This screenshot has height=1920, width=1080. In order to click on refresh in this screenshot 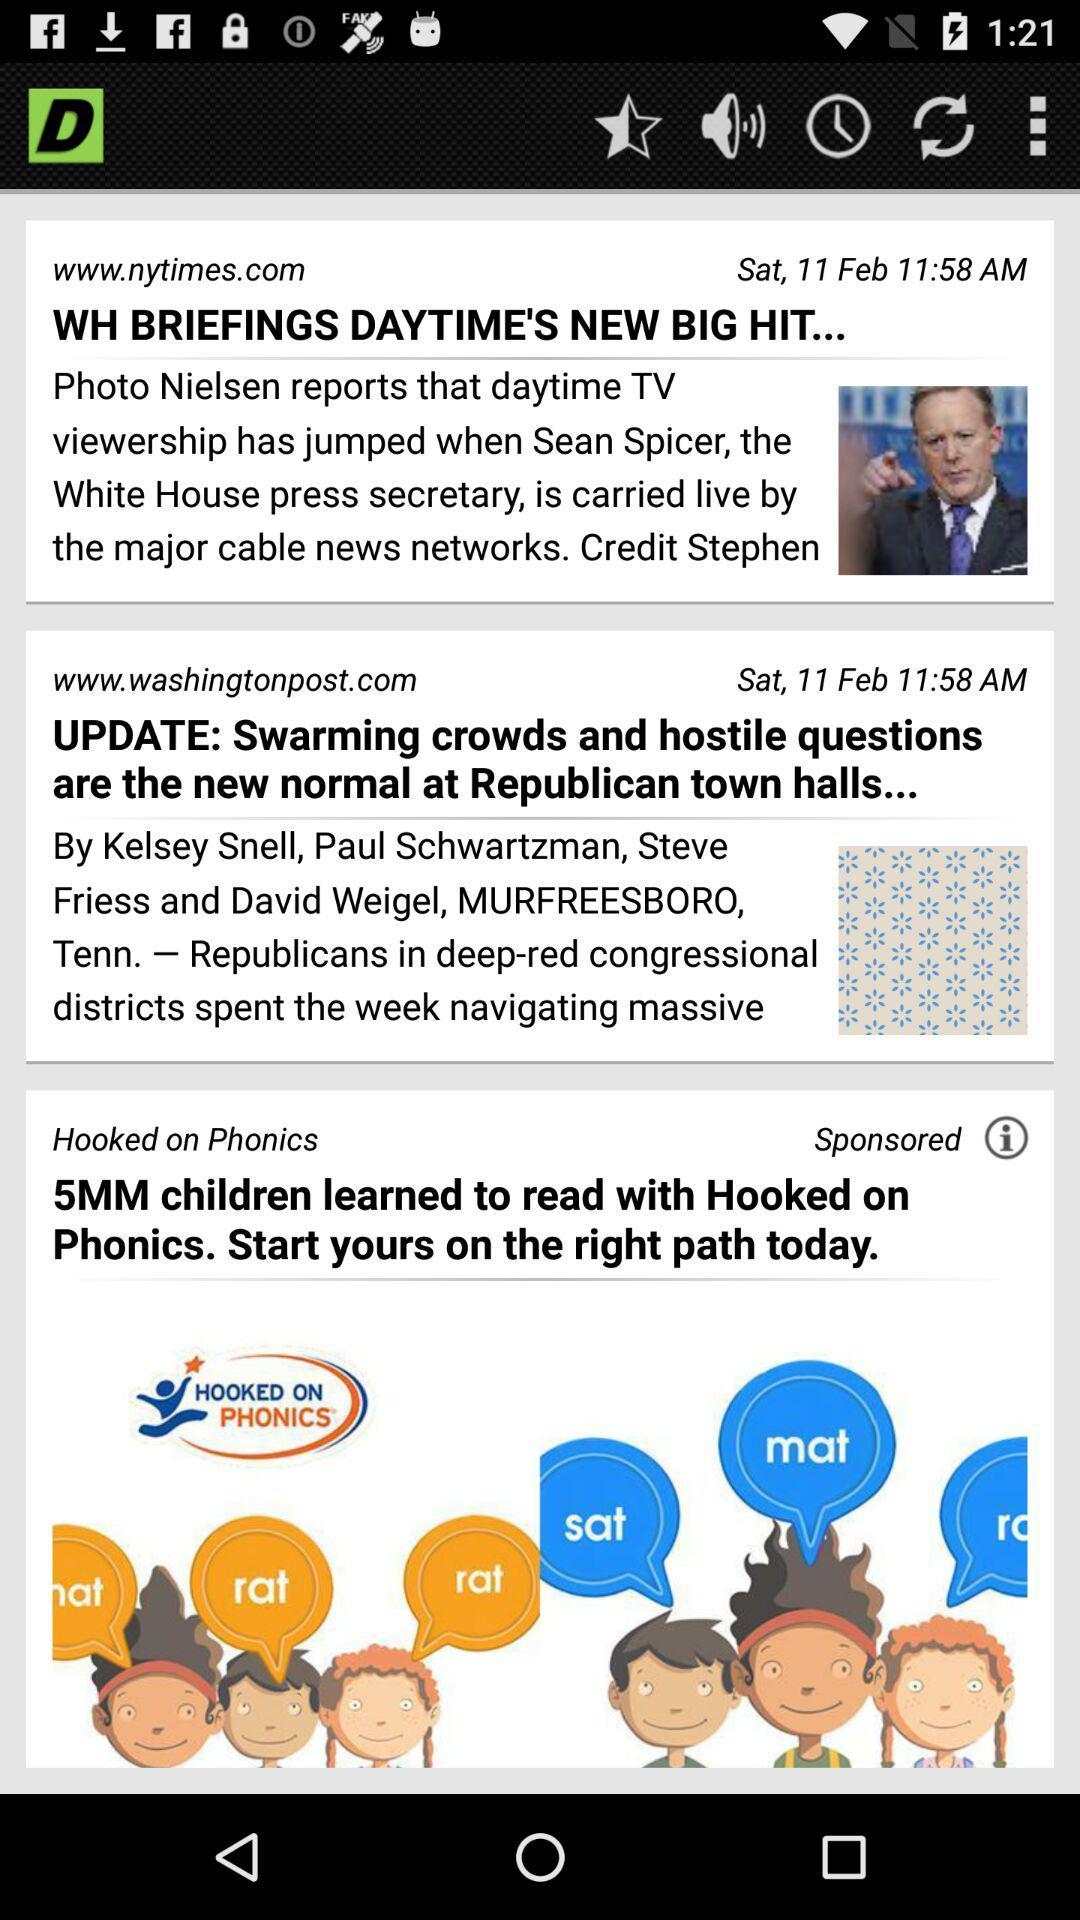, I will do `click(943, 124)`.